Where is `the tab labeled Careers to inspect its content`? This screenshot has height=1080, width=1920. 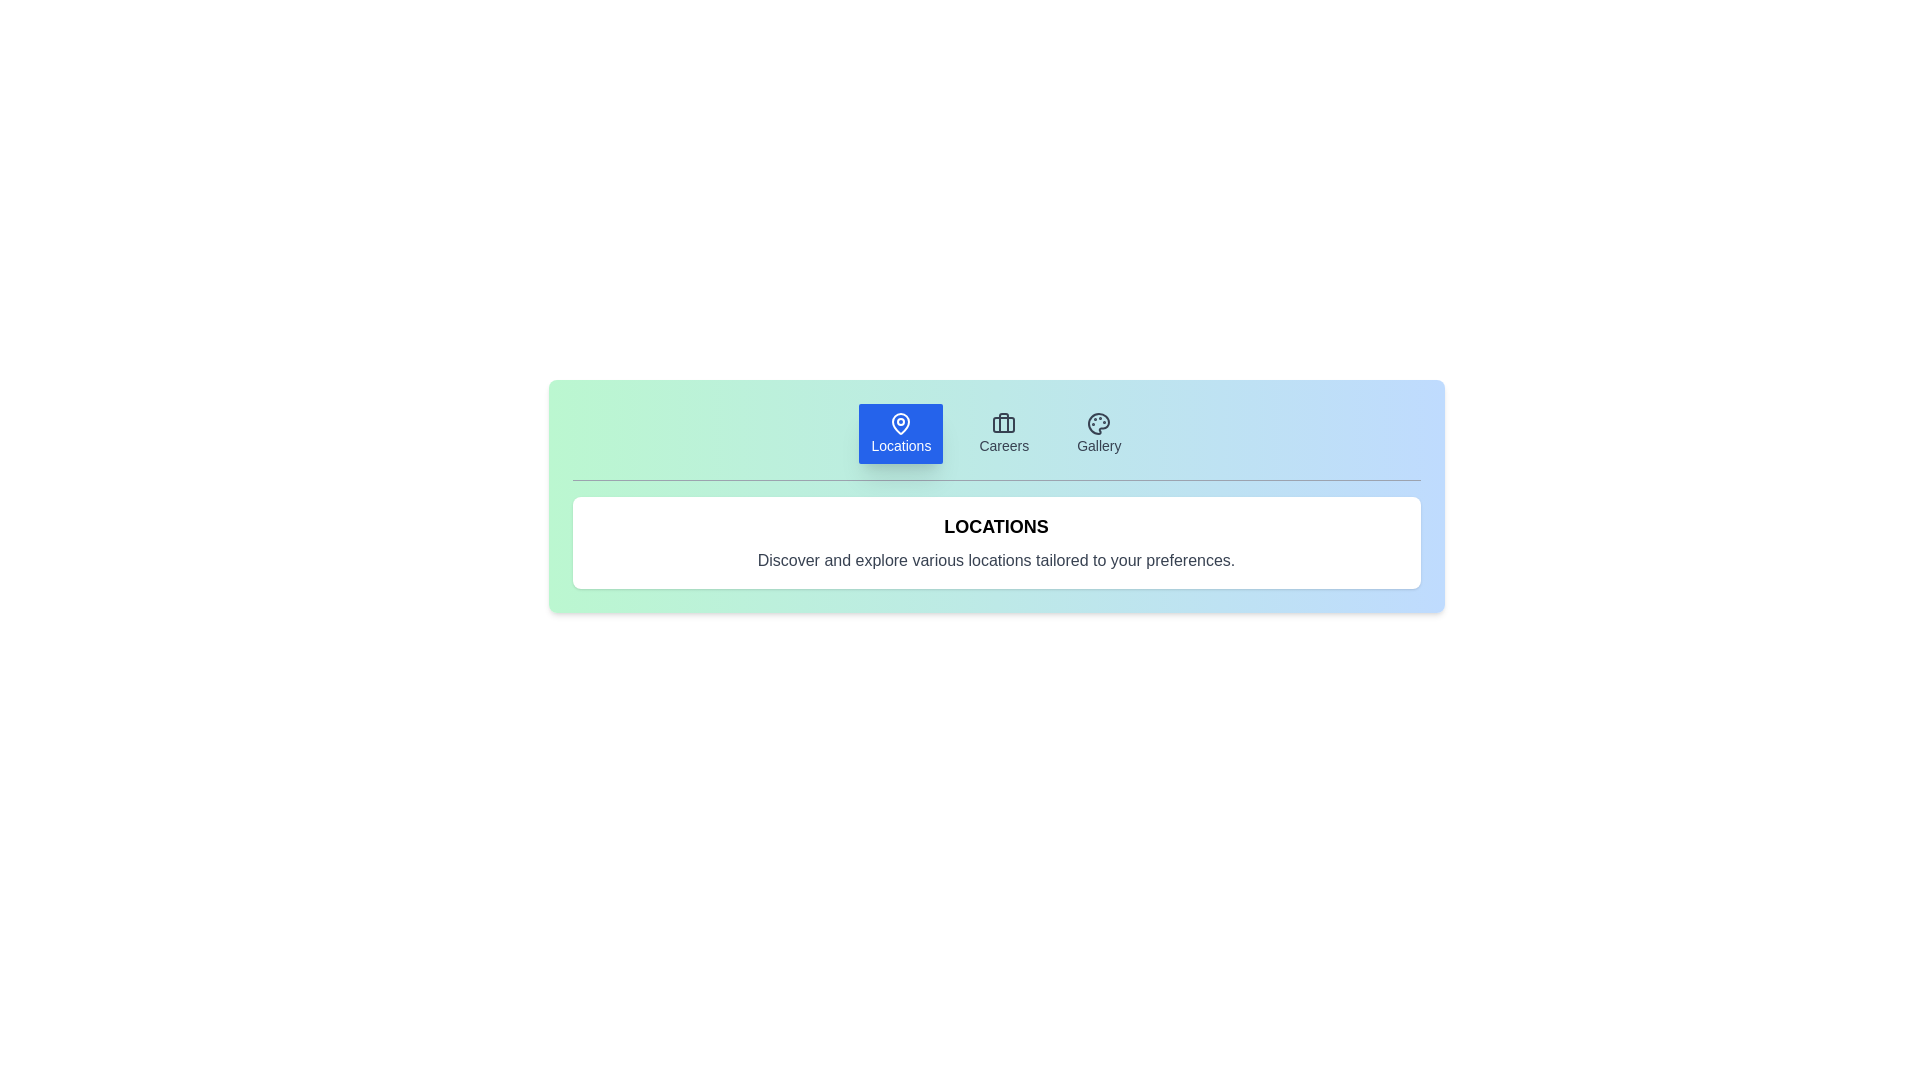
the tab labeled Careers to inspect its content is located at coordinates (1004, 433).